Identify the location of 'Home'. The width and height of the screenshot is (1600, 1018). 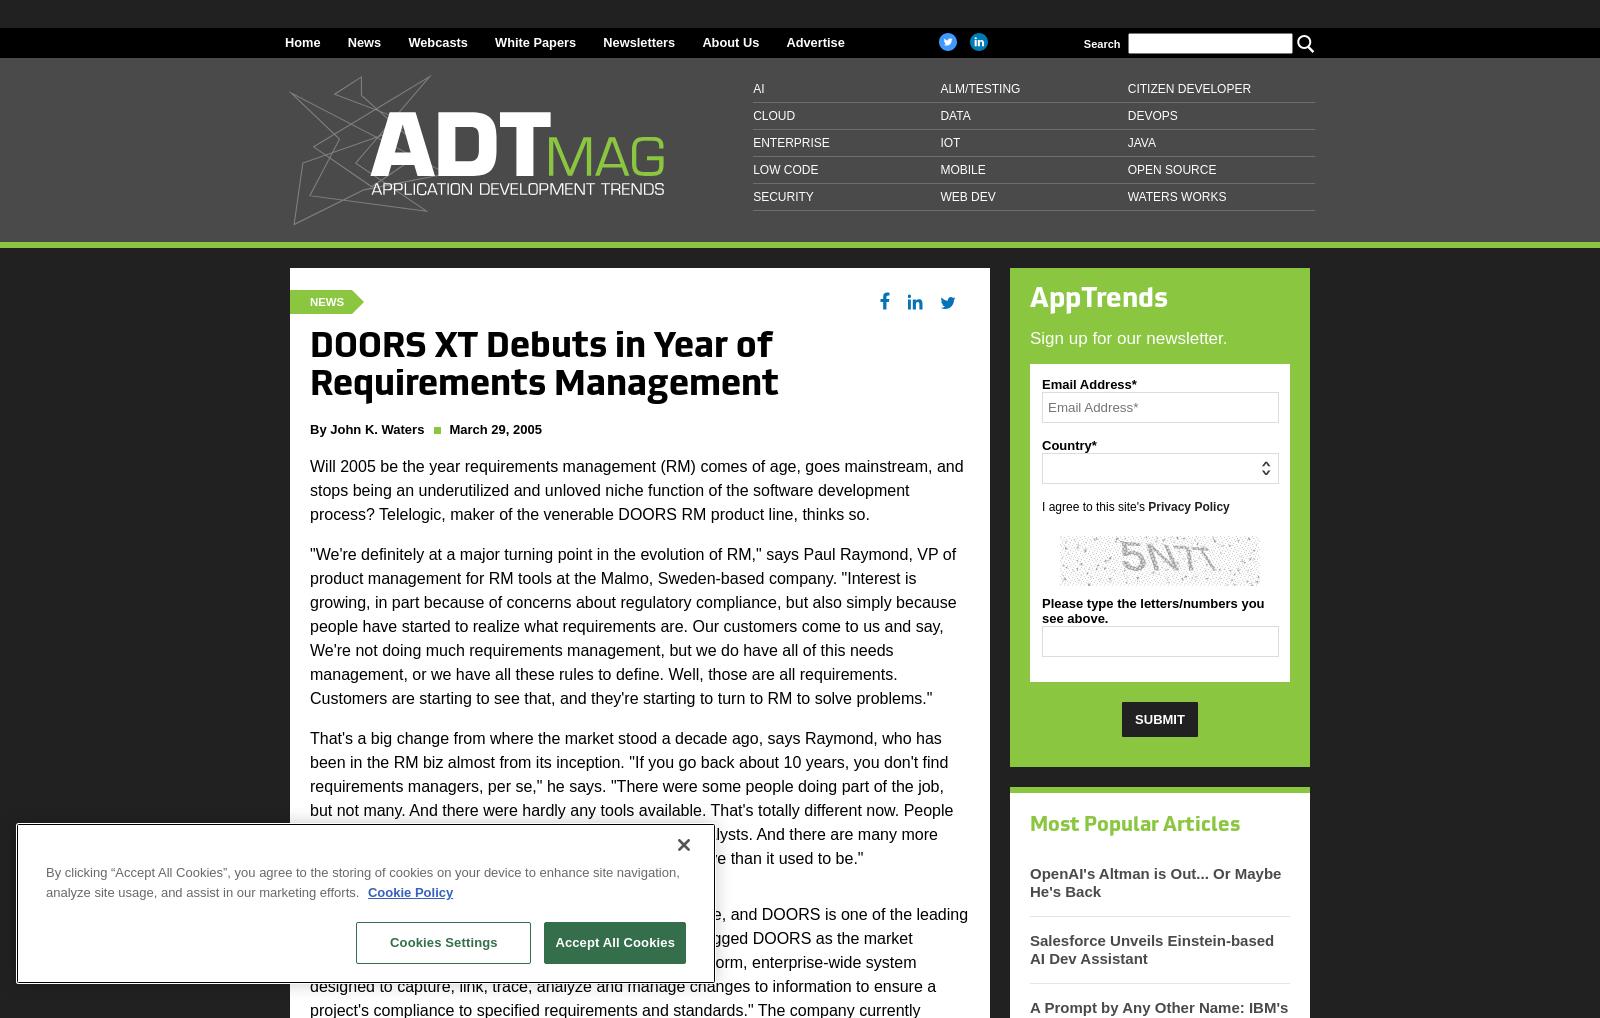
(284, 41).